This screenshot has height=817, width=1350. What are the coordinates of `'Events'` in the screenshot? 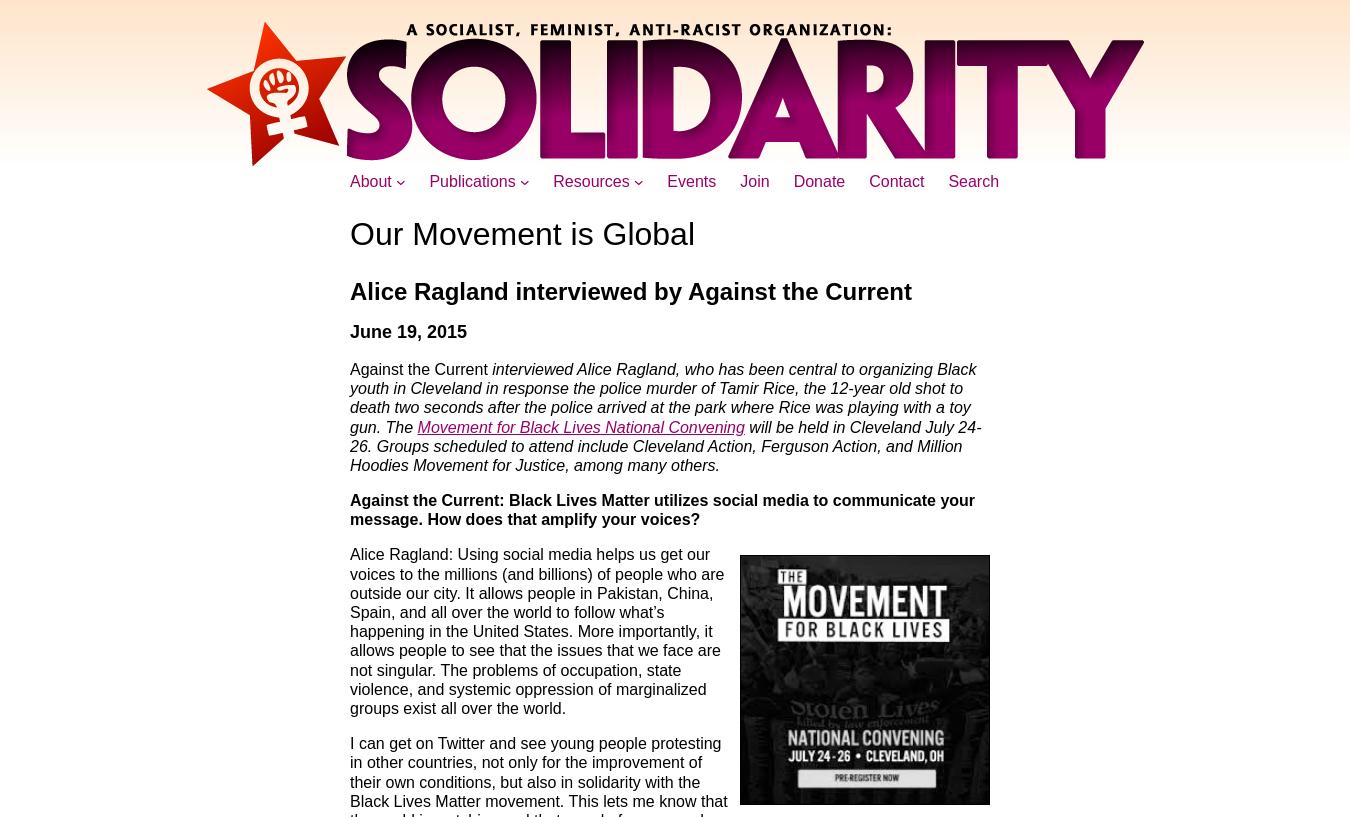 It's located at (667, 180).